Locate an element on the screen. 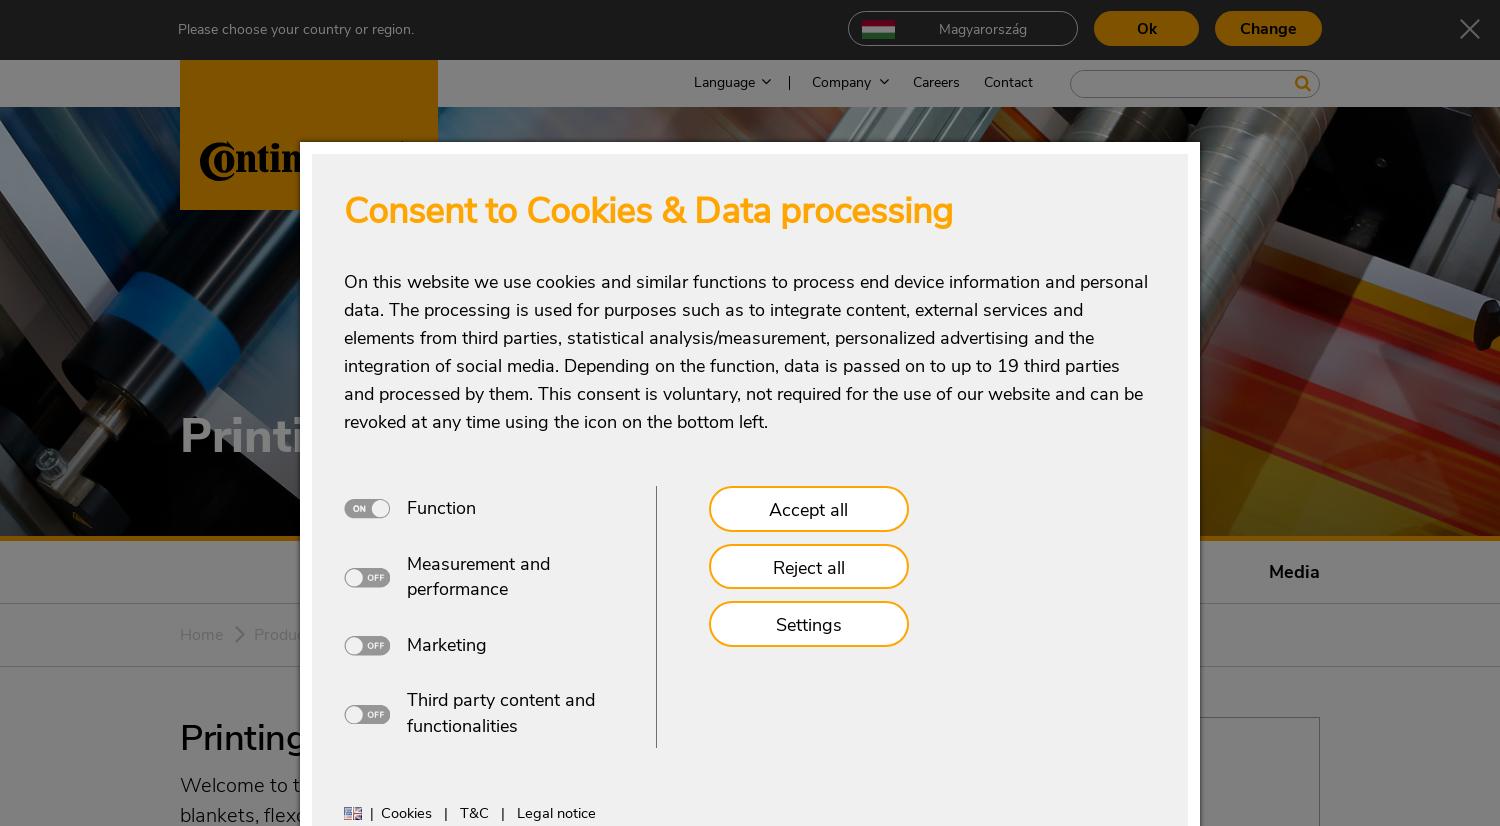 This screenshot has height=826, width=1500. 'Got Questions?' is located at coordinates (975, 746).